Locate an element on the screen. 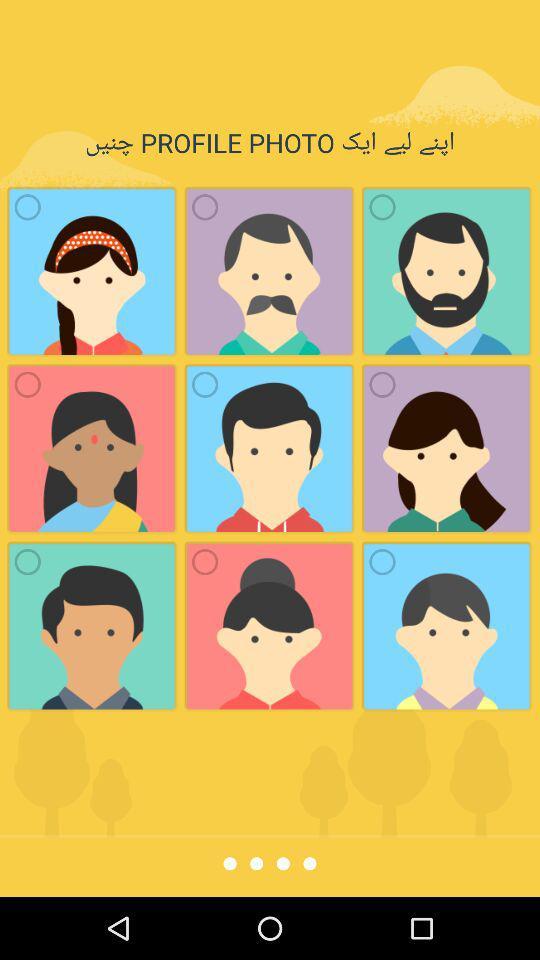 The width and height of the screenshot is (540, 960). fourth page indicator from the left side is located at coordinates (310, 862).